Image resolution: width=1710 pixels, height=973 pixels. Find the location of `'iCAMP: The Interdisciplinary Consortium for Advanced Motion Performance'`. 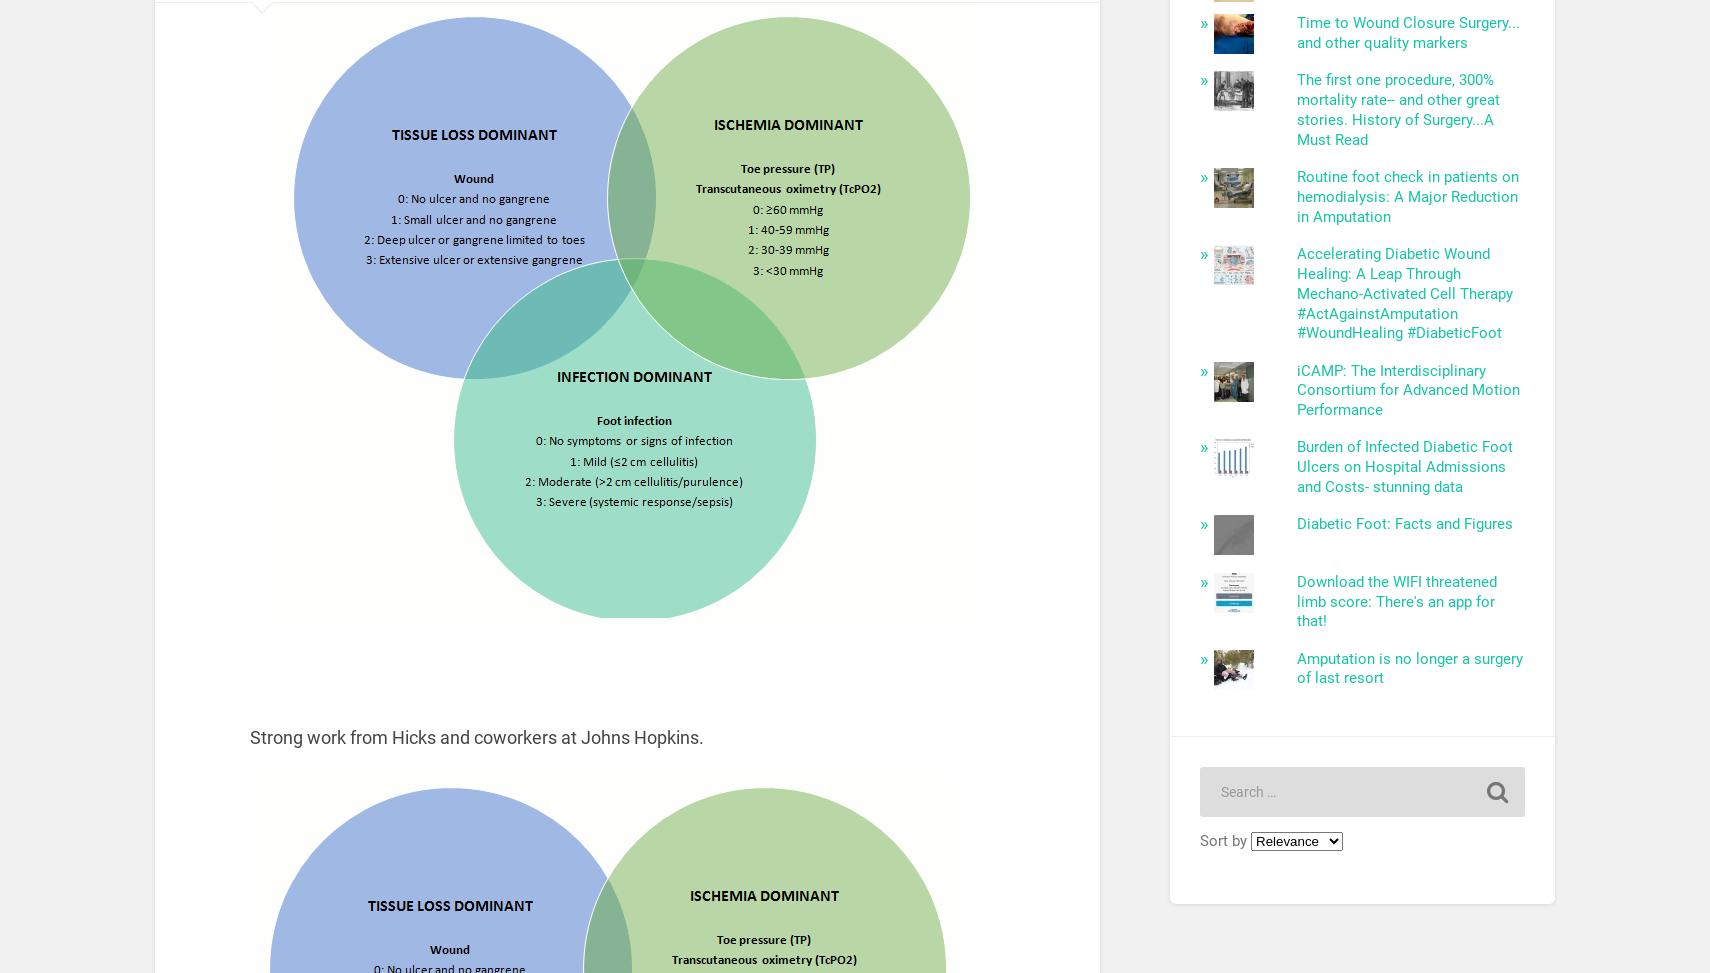

'iCAMP: The Interdisciplinary Consortium for Advanced Motion Performance' is located at coordinates (1407, 388).